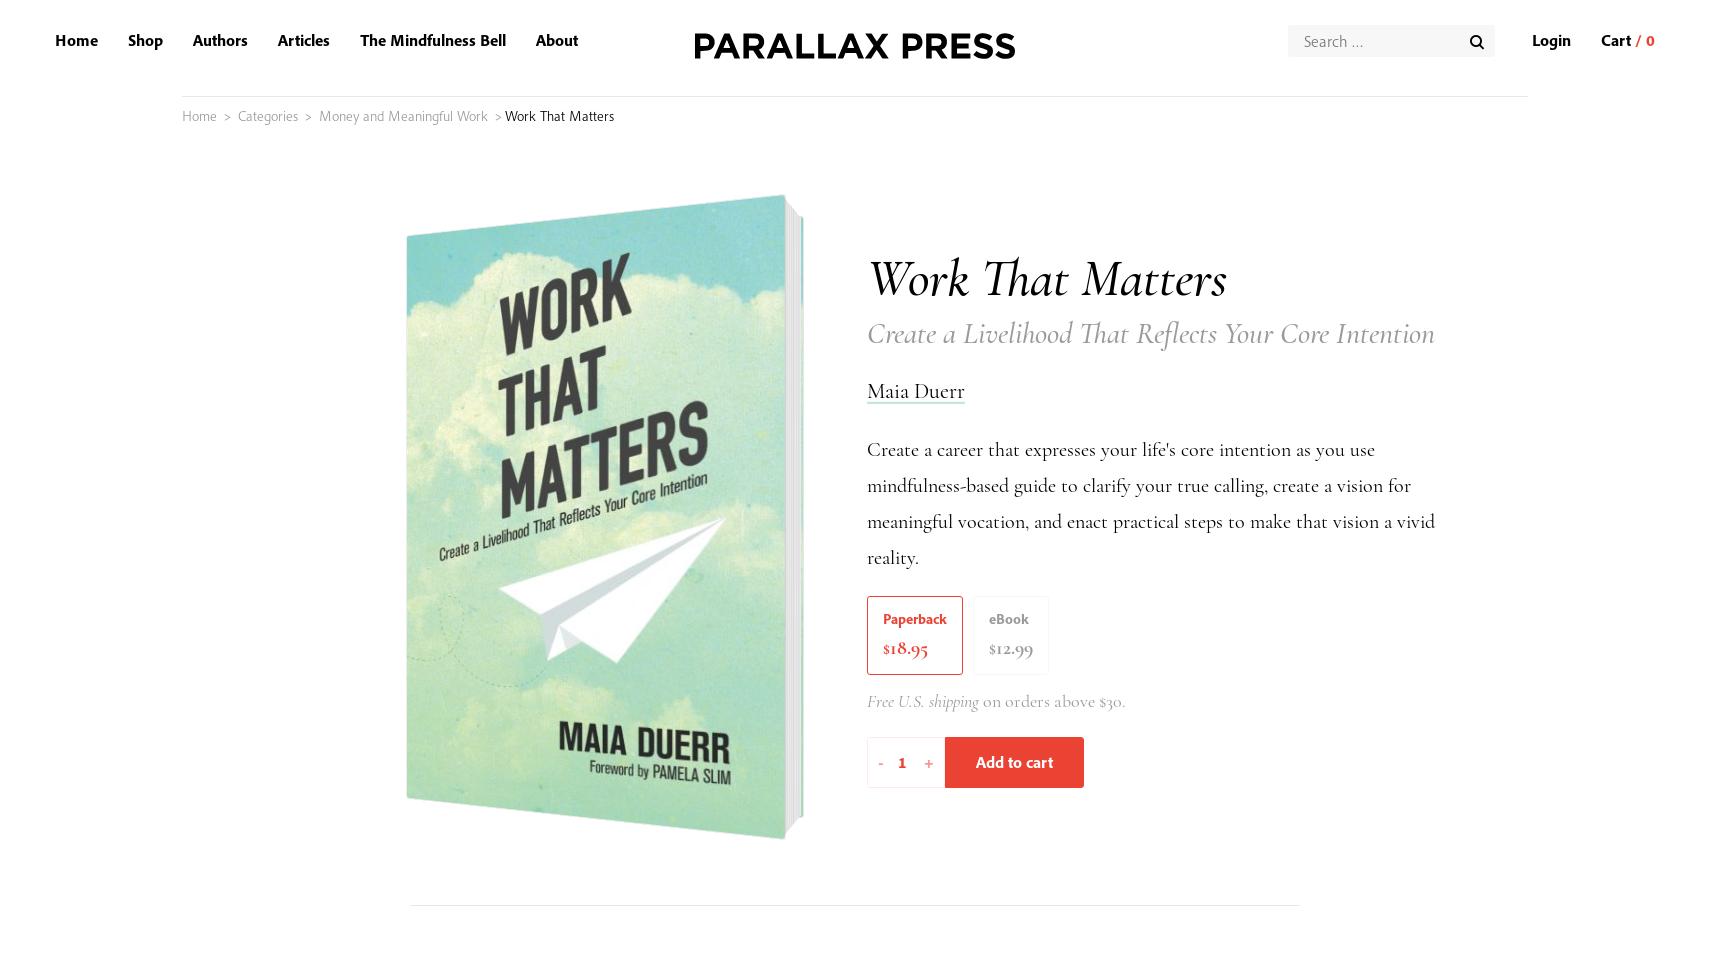 The width and height of the screenshot is (1710, 957). Describe the element at coordinates (348, 347) in the screenshot. I see `'We Are the Economy'` at that location.